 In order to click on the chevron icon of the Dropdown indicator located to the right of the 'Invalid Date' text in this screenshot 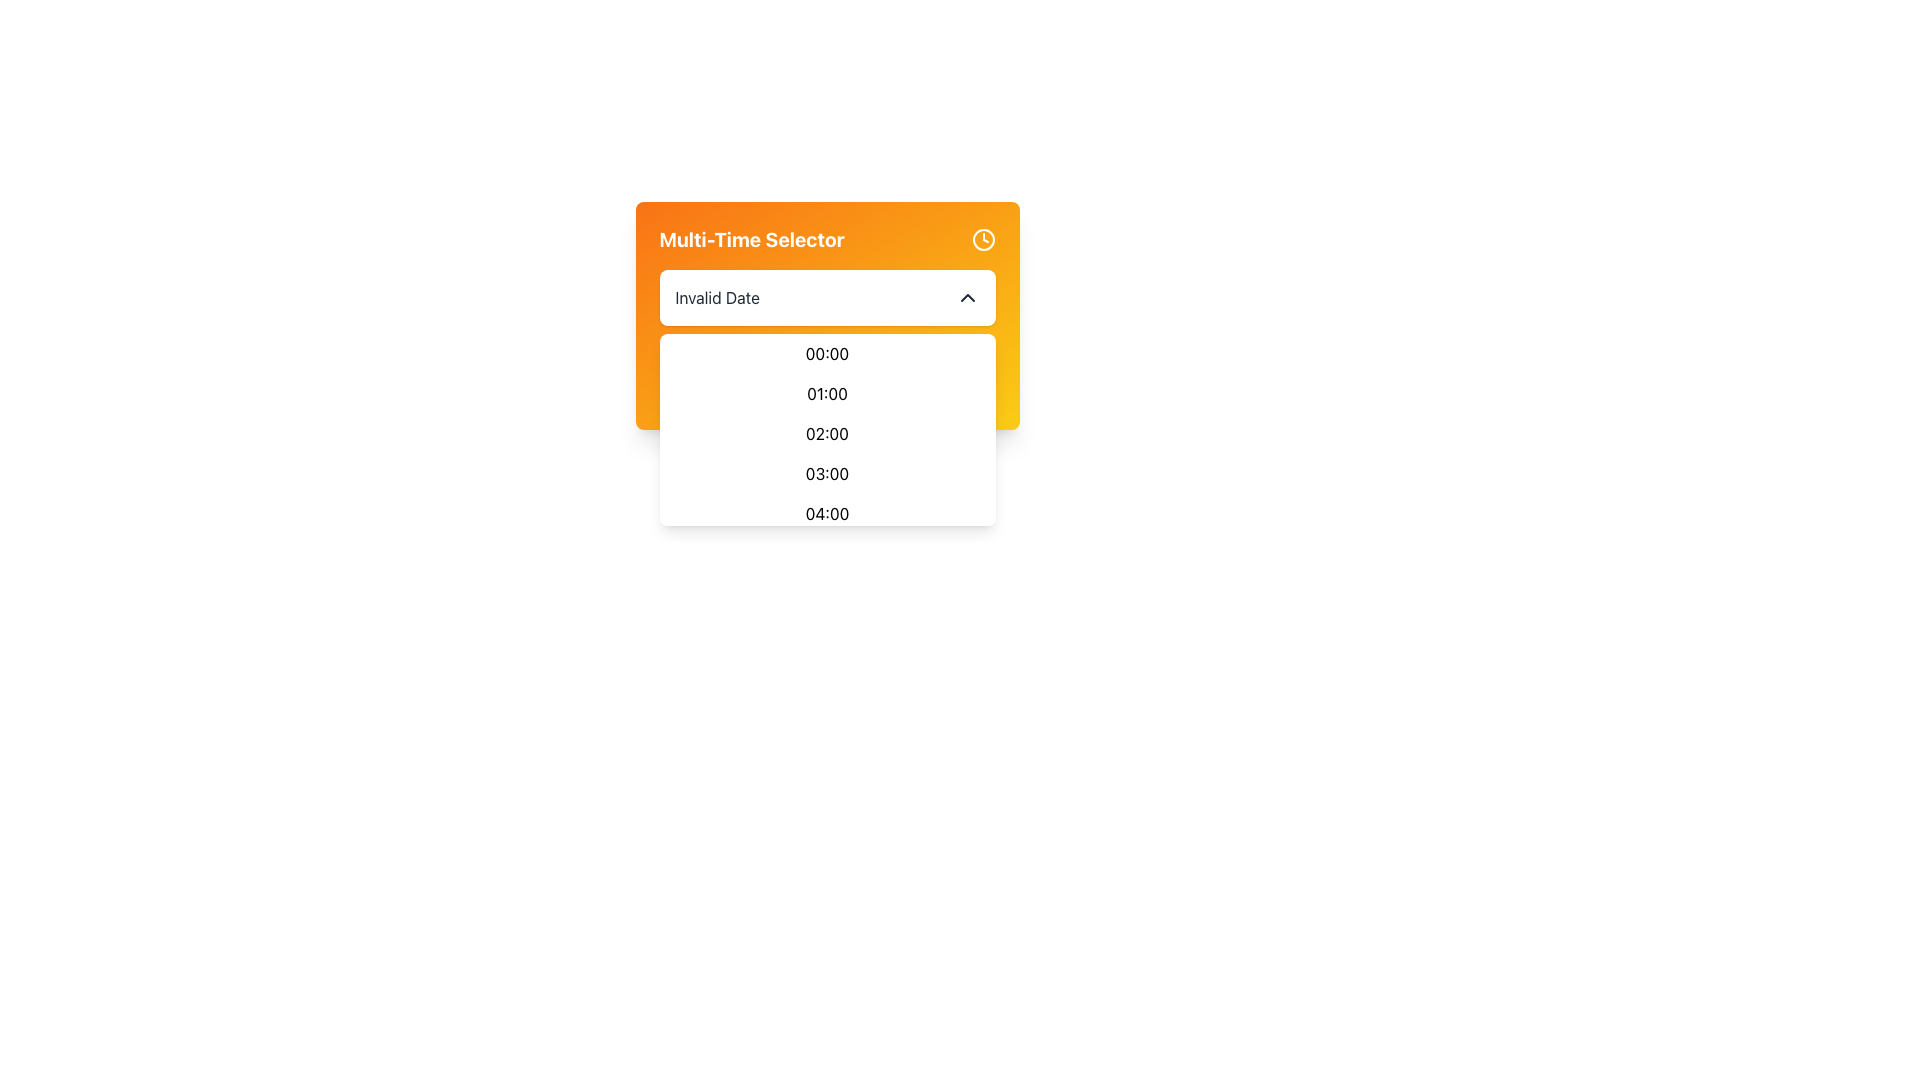, I will do `click(967, 297)`.